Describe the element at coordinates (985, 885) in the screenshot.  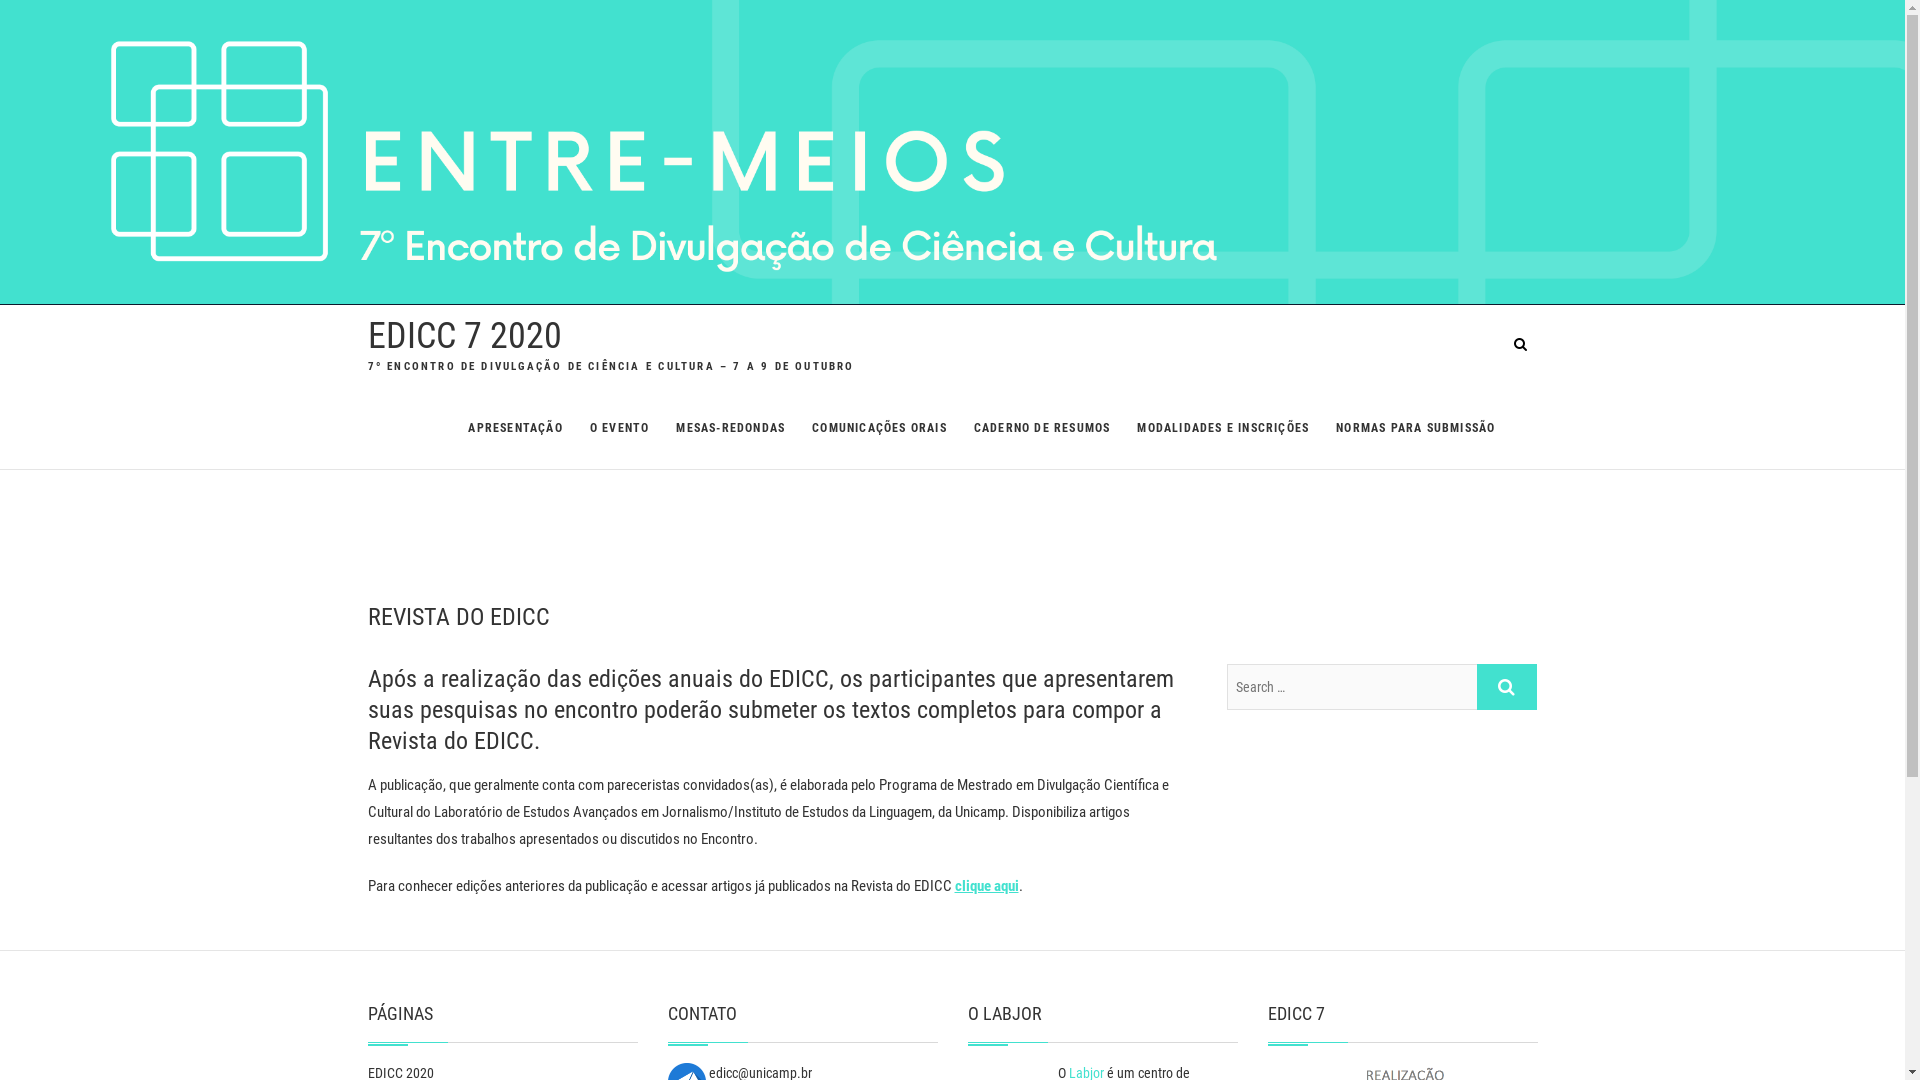
I see `'clique aqui'` at that location.